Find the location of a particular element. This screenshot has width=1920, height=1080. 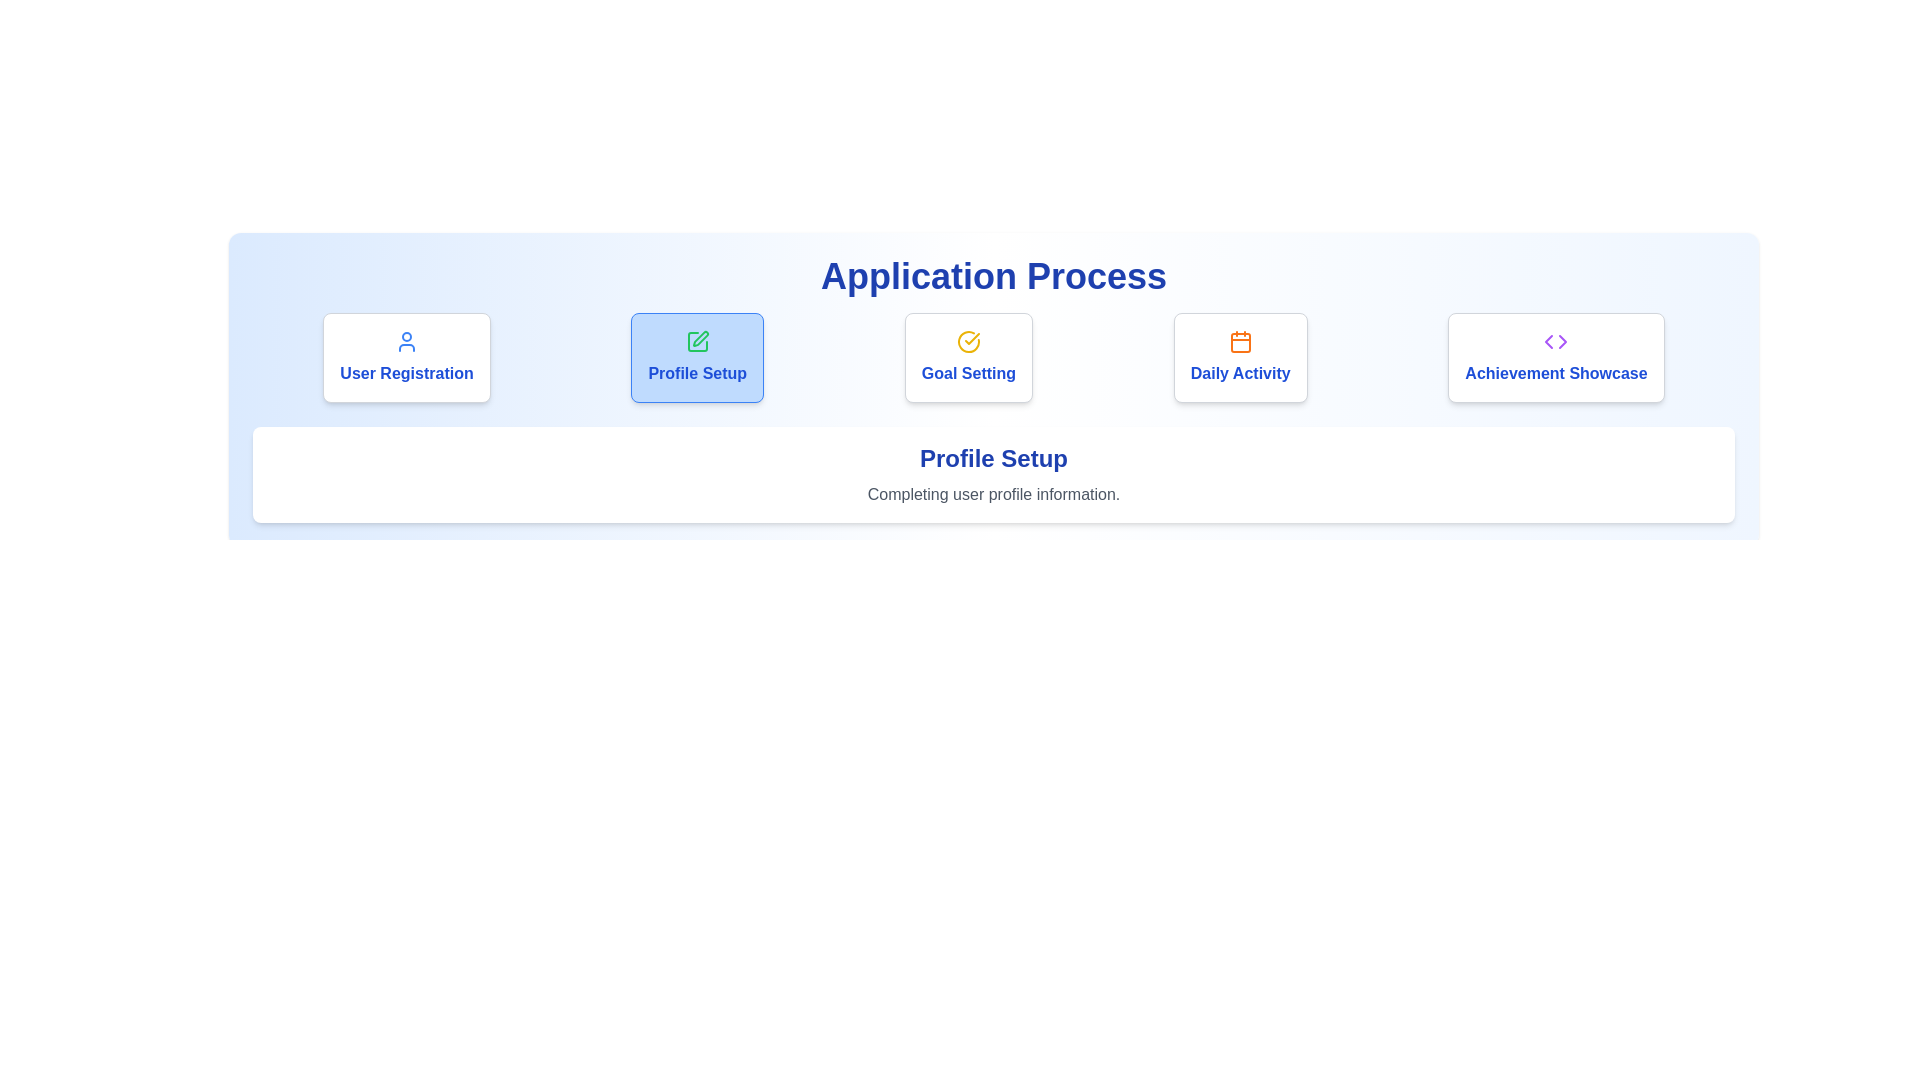

the circular icon with a yellow stroke and a checkmark inside, located in the second card from the left in the sequence of steps for 'Goal Setting' is located at coordinates (968, 341).